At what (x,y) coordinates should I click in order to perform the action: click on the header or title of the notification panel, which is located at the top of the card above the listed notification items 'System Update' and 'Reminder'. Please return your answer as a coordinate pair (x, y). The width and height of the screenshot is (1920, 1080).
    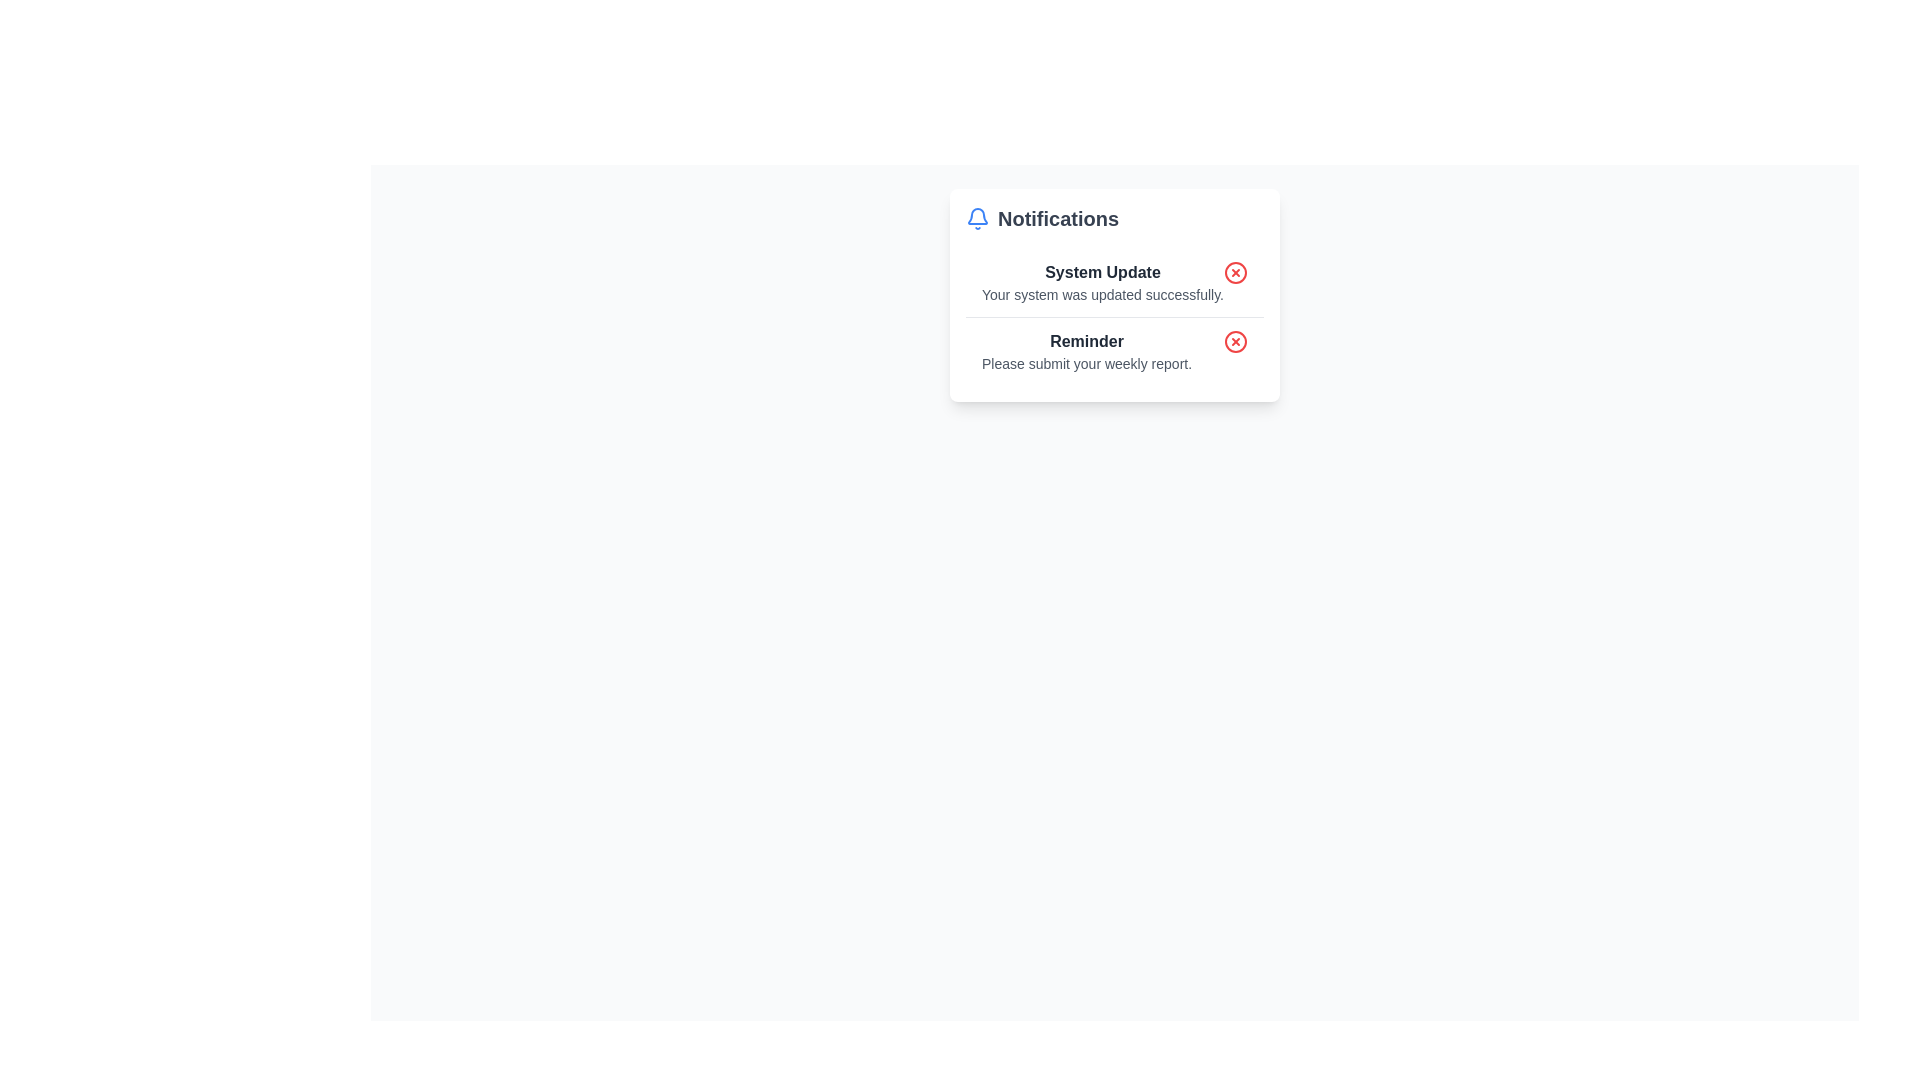
    Looking at the image, I should click on (1113, 219).